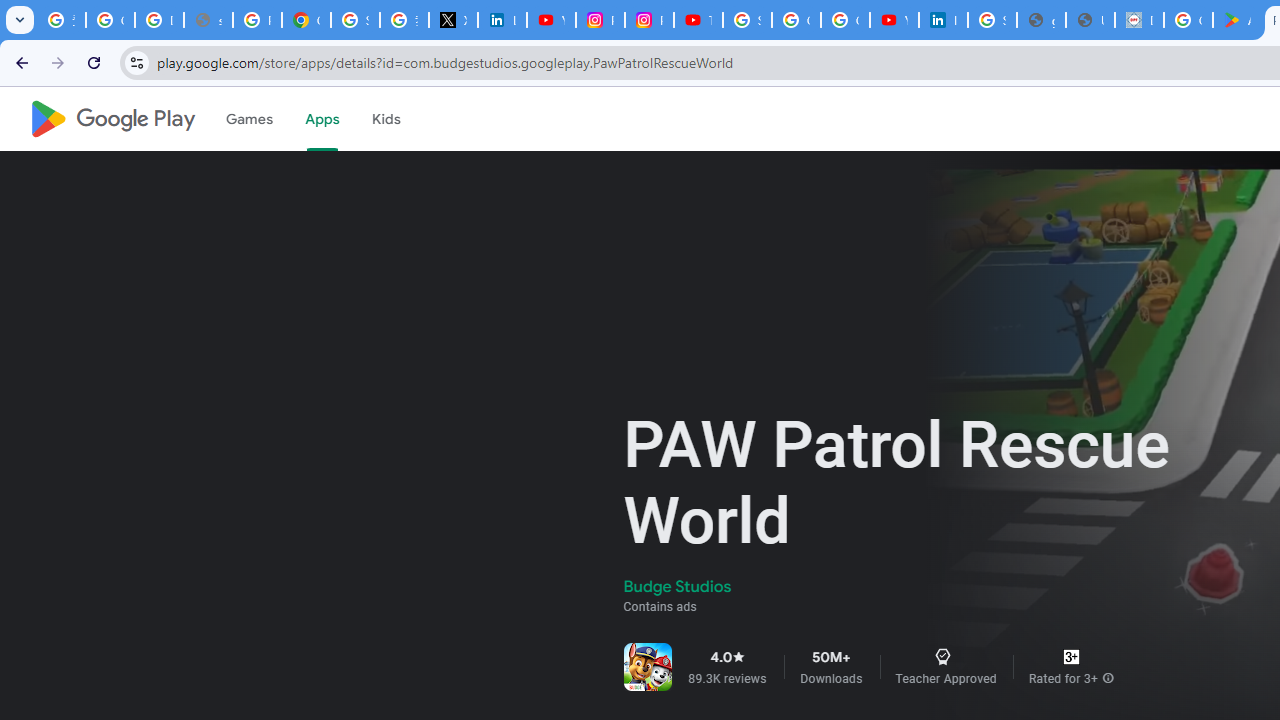 The height and width of the screenshot is (720, 1280). What do you see at coordinates (452, 20) in the screenshot?
I see `'X'` at bounding box center [452, 20].